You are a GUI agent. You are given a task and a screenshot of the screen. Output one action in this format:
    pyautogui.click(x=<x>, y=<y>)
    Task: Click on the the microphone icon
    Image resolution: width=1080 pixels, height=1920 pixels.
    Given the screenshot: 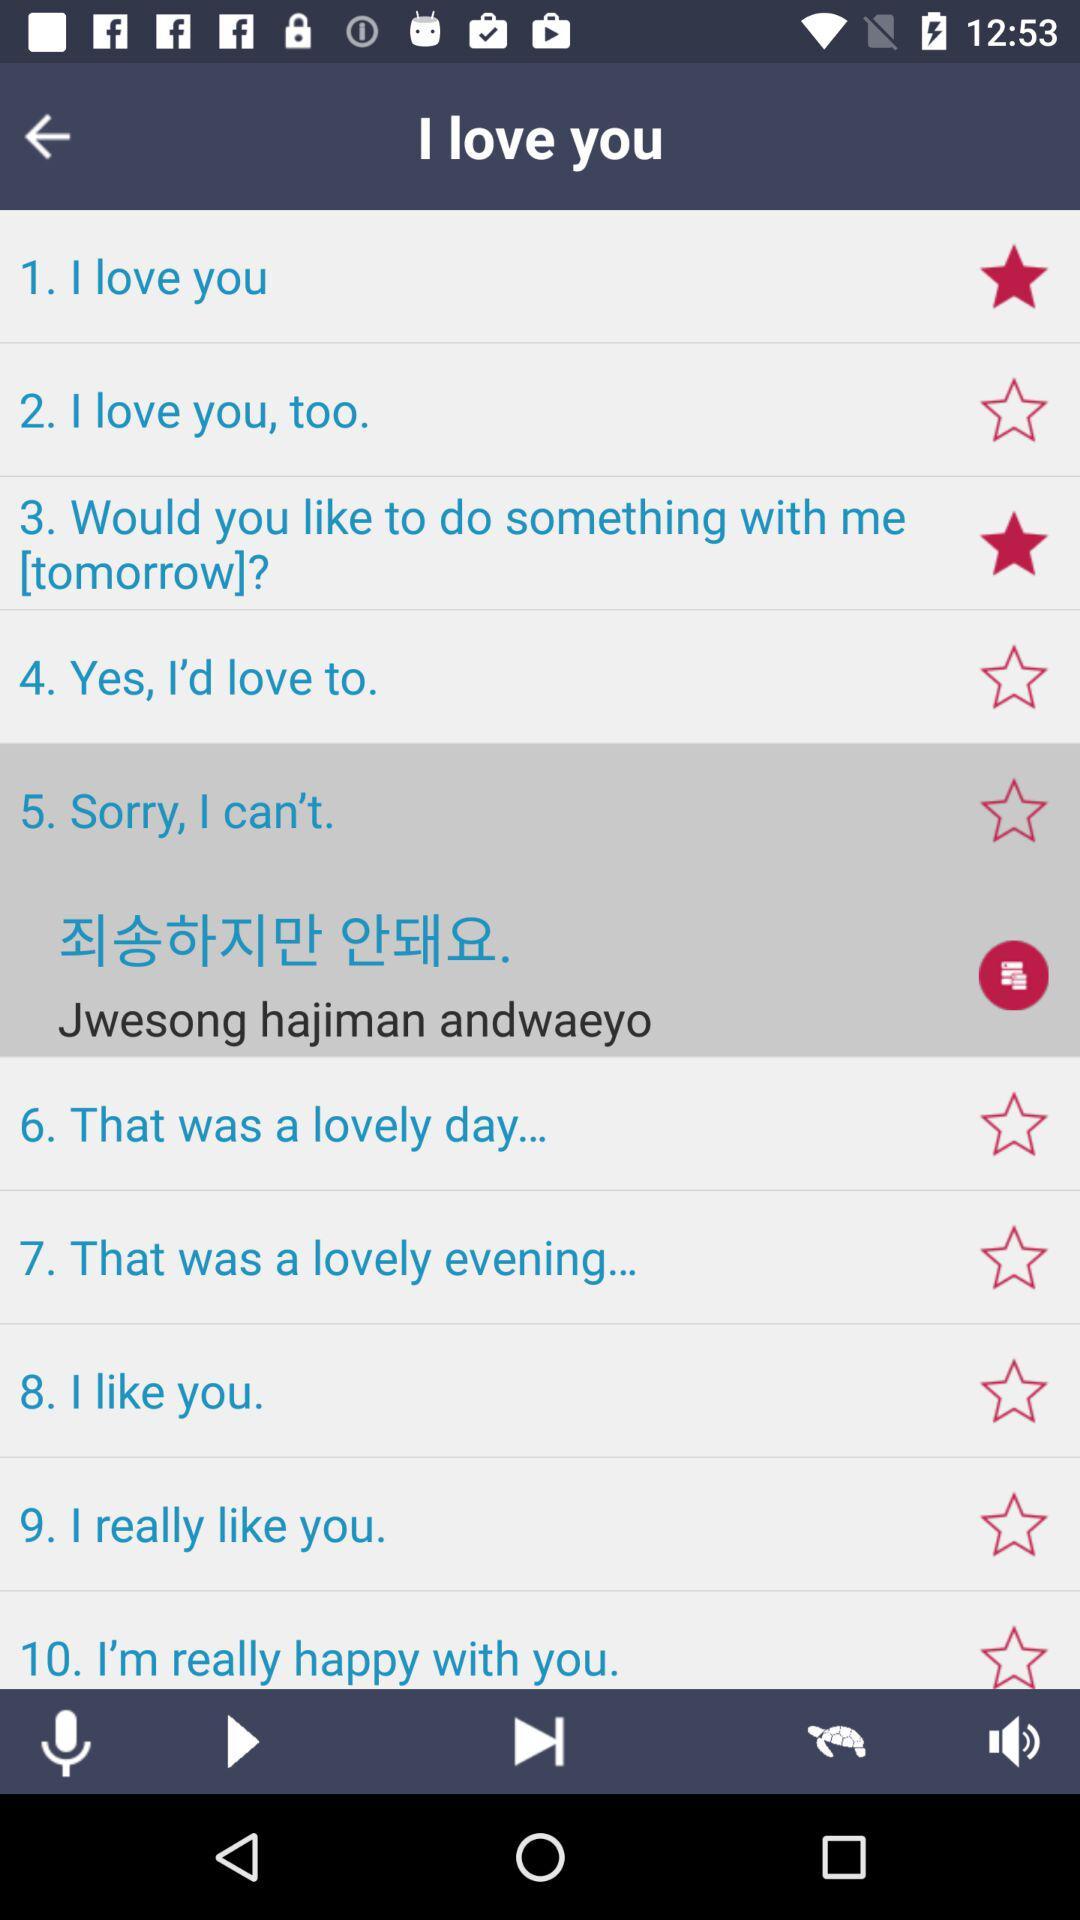 What is the action you would take?
    pyautogui.click(x=64, y=1740)
    